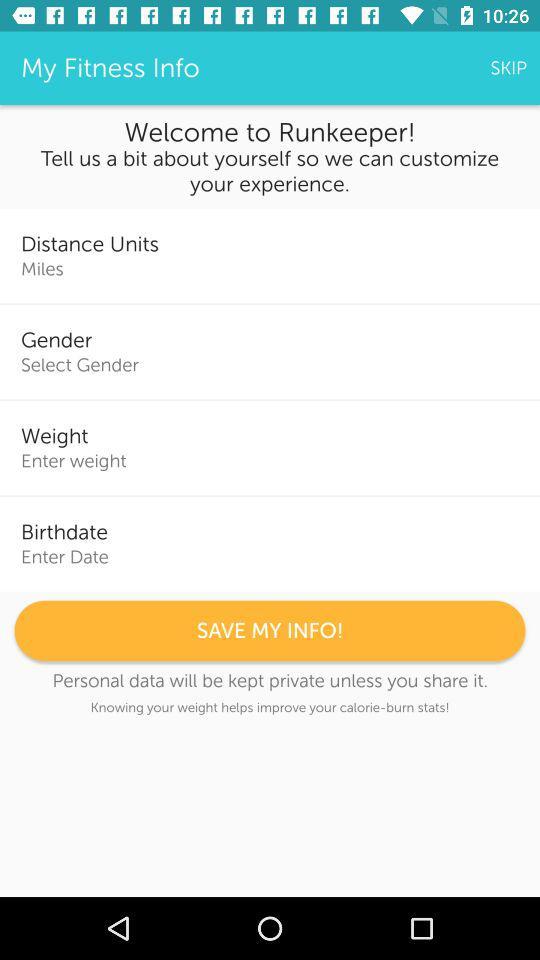 The image size is (540, 960). Describe the element at coordinates (508, 68) in the screenshot. I see `the item at the top right corner` at that location.